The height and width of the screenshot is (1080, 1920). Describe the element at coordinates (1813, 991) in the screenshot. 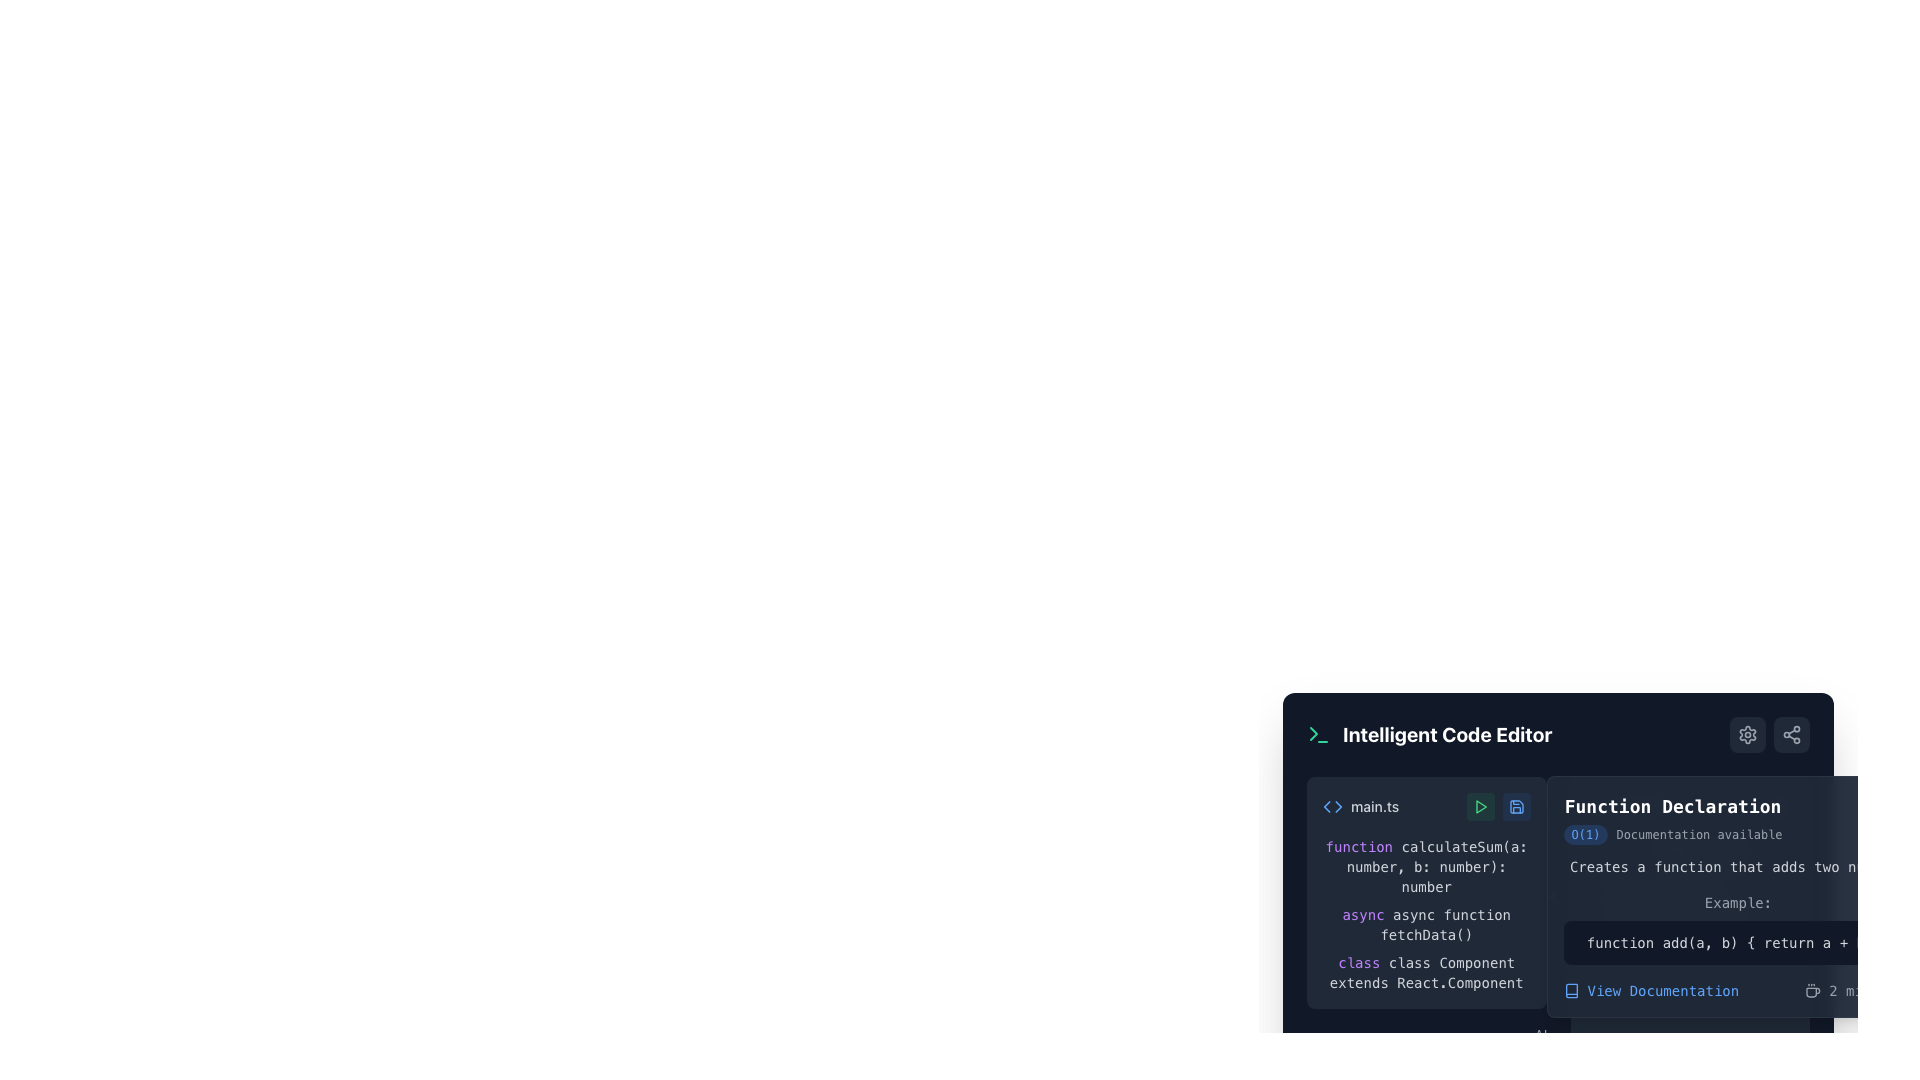

I see `the coffee break icon located to the left of the '2 min read' text` at that location.